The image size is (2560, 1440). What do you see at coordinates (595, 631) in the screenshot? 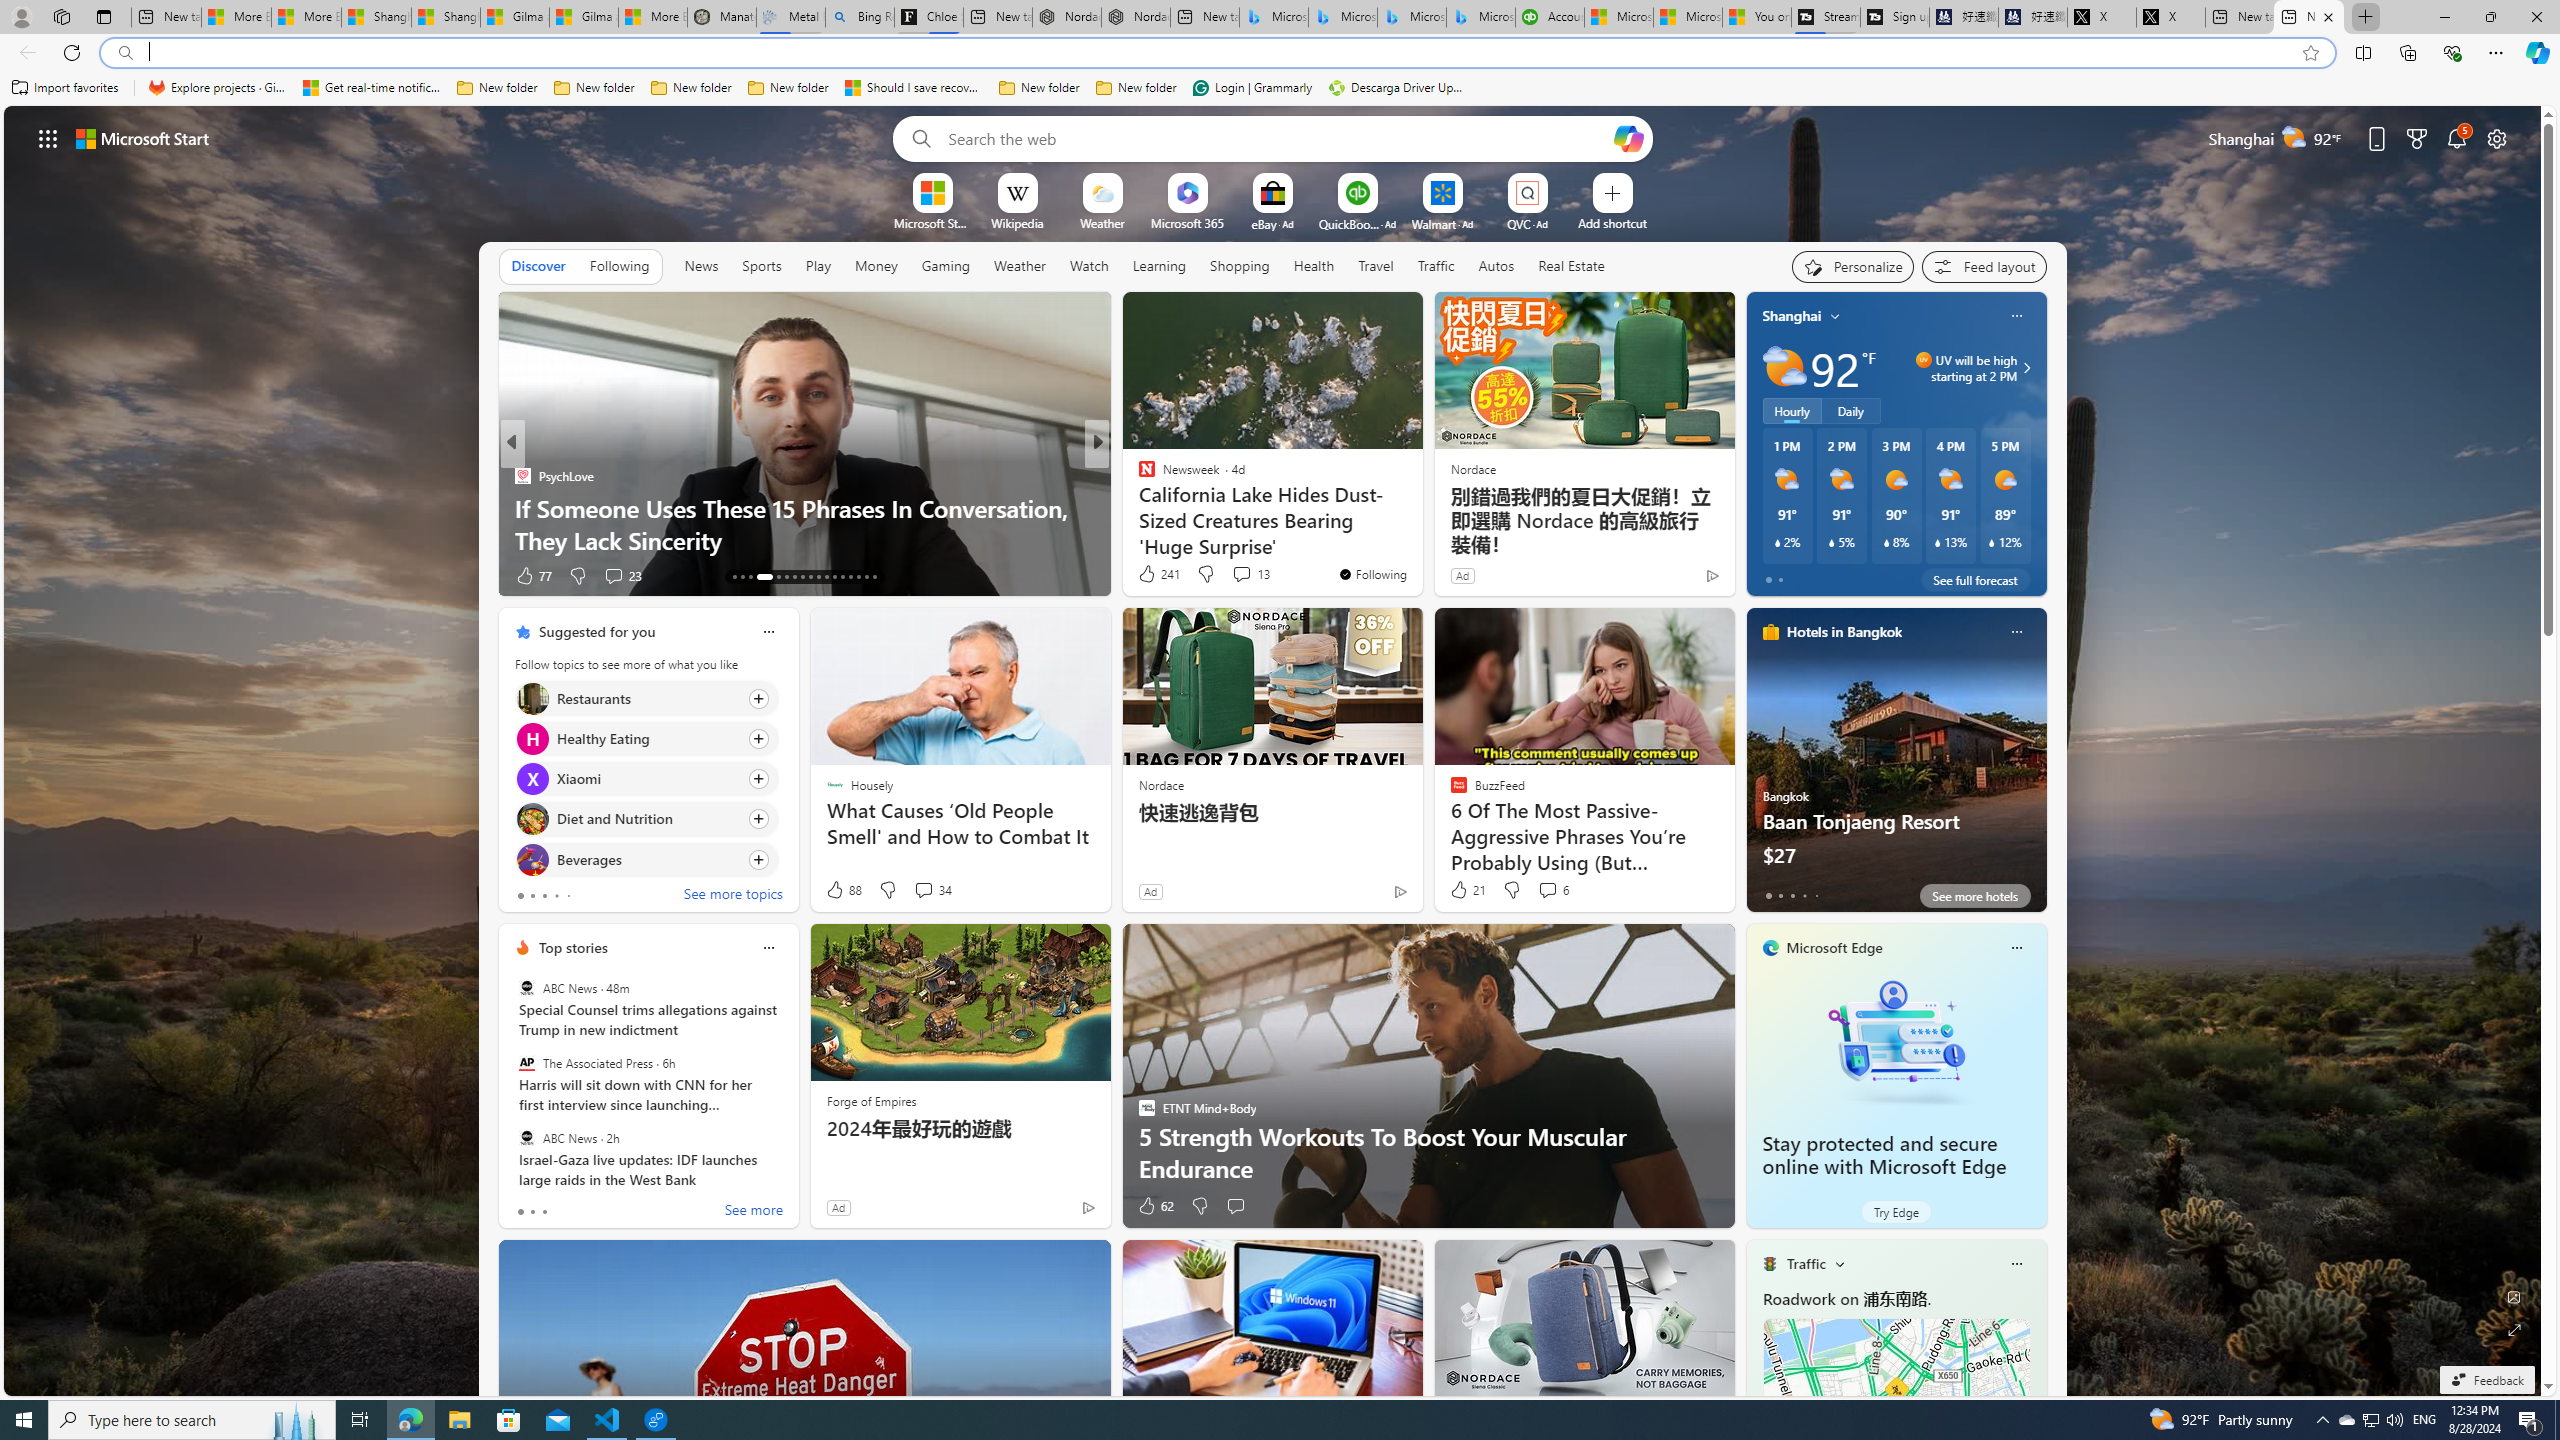
I see `'Suggested for you'` at bounding box center [595, 631].